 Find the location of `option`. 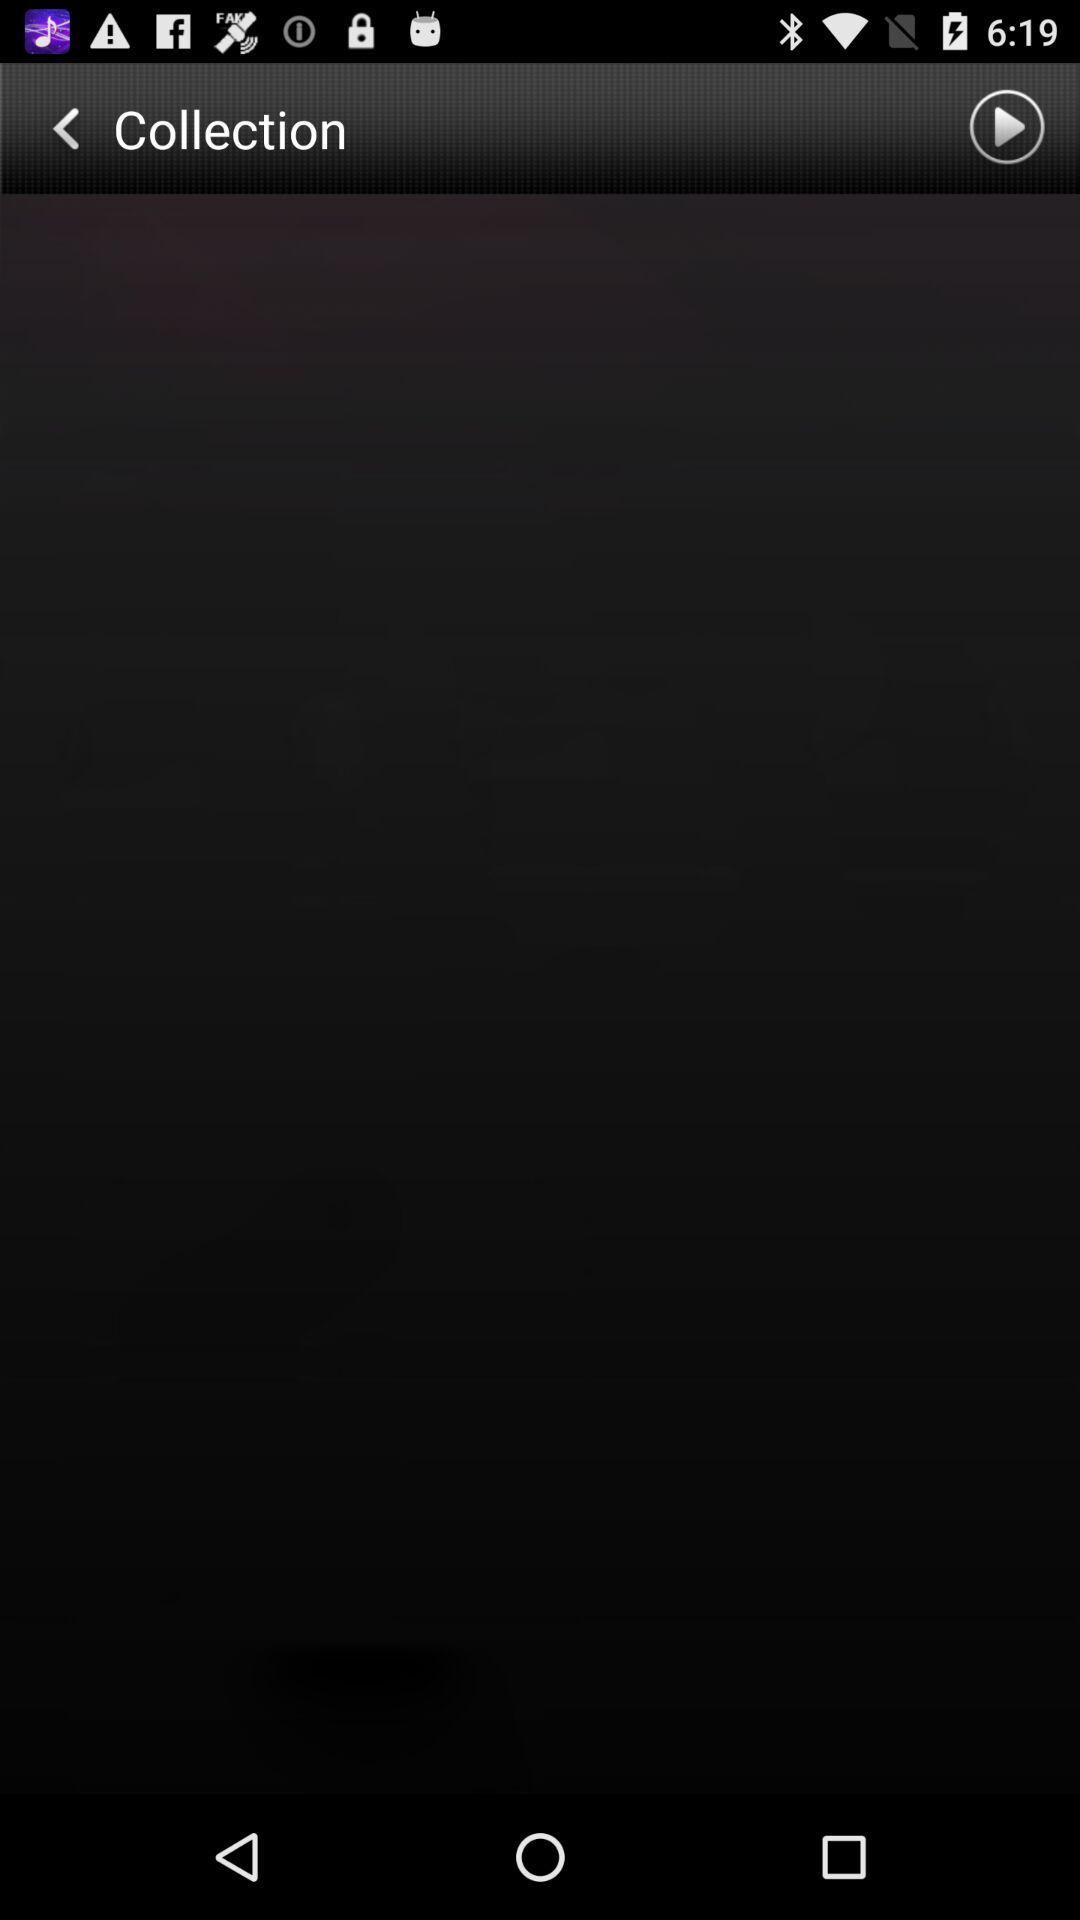

option is located at coordinates (1009, 127).